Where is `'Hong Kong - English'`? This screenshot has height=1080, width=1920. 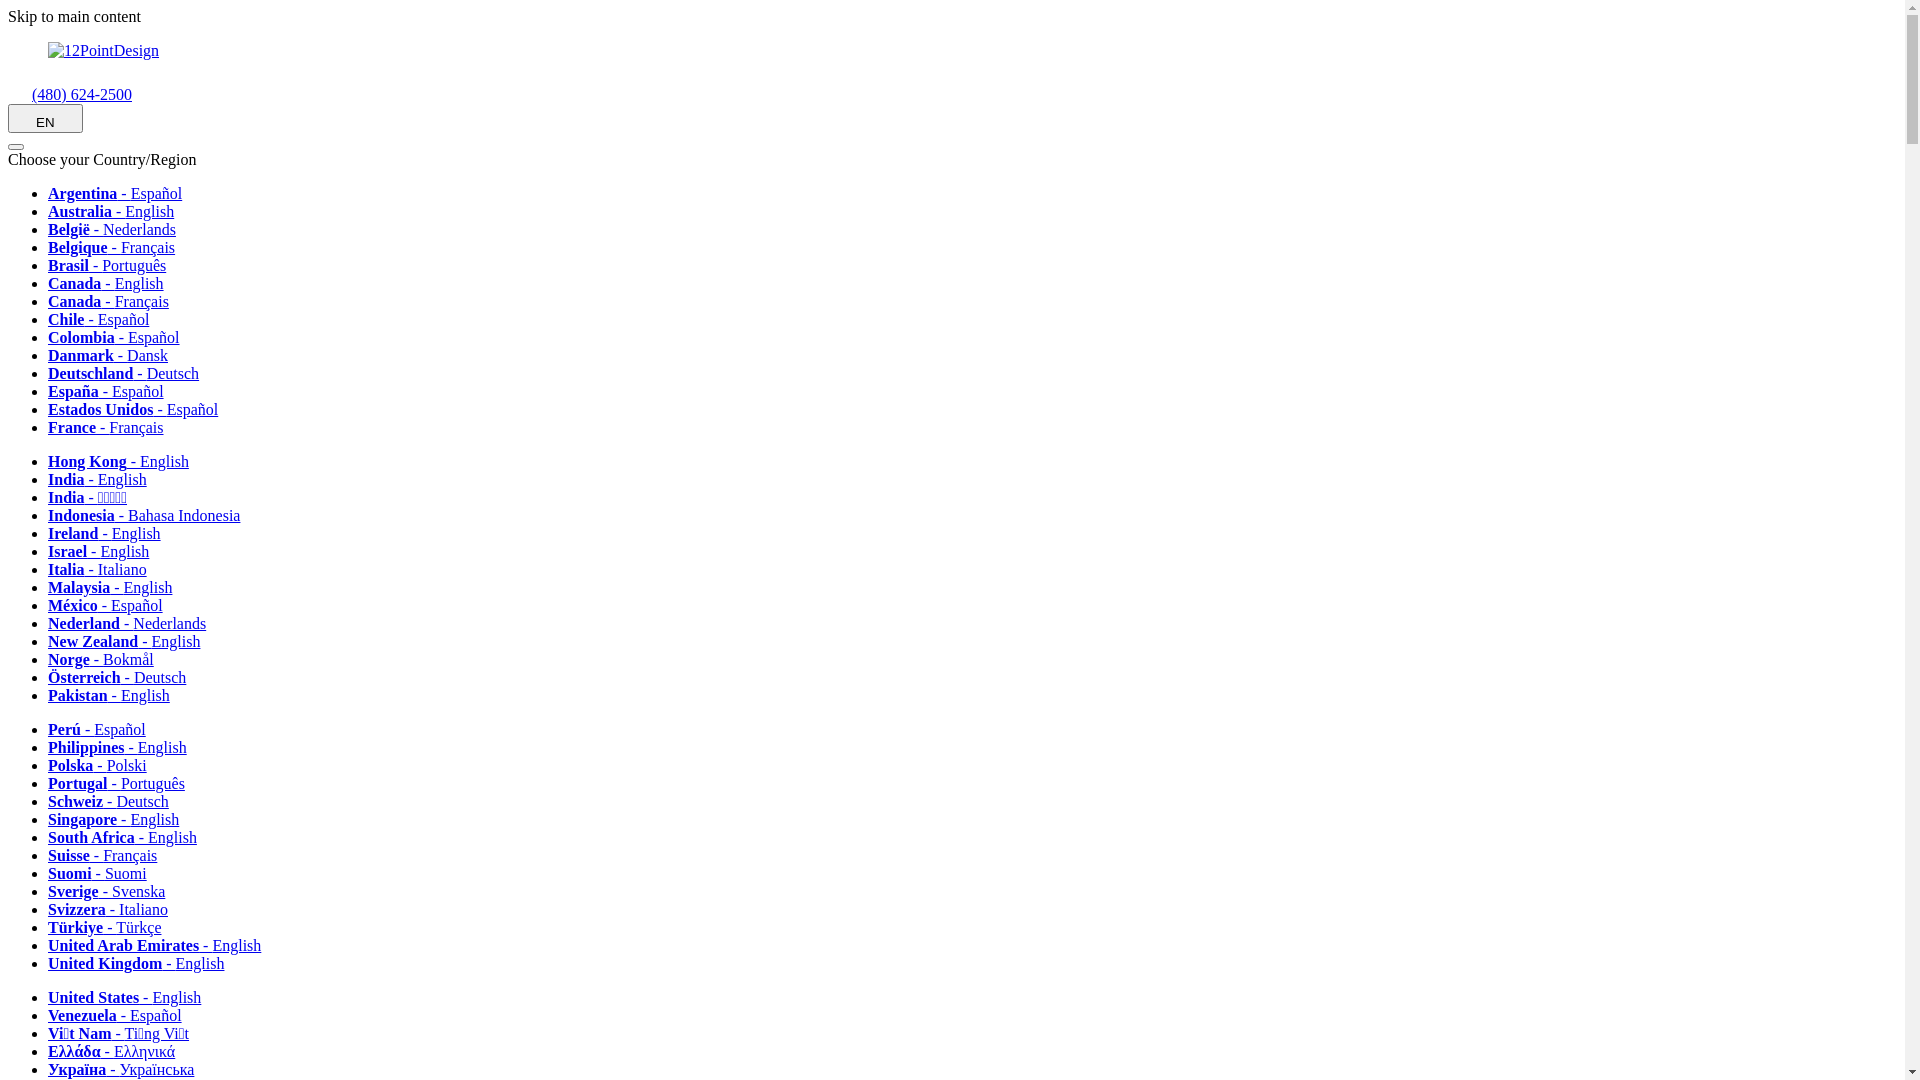 'Hong Kong - English' is located at coordinates (124, 461).